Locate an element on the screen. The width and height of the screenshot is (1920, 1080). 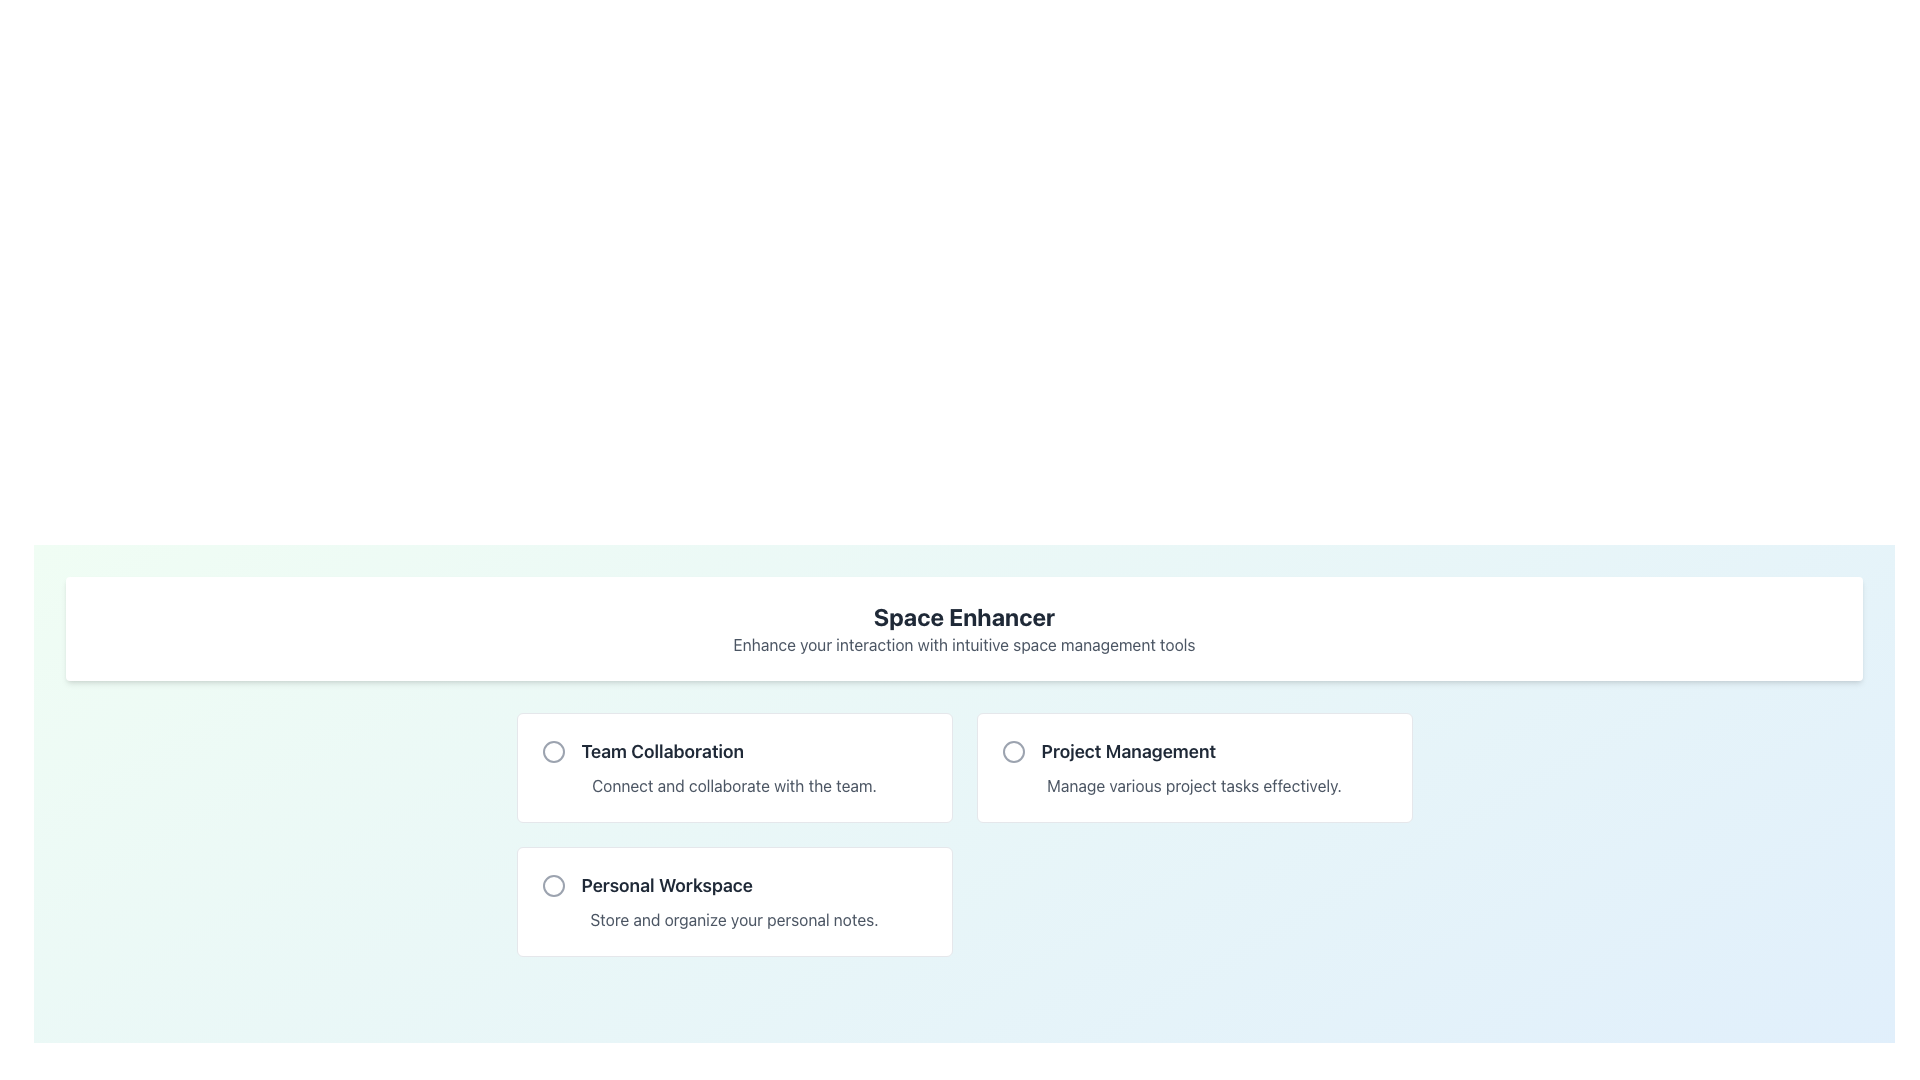
the 'Personal Workspace' card, which is the third card in a grid layout is located at coordinates (733, 902).